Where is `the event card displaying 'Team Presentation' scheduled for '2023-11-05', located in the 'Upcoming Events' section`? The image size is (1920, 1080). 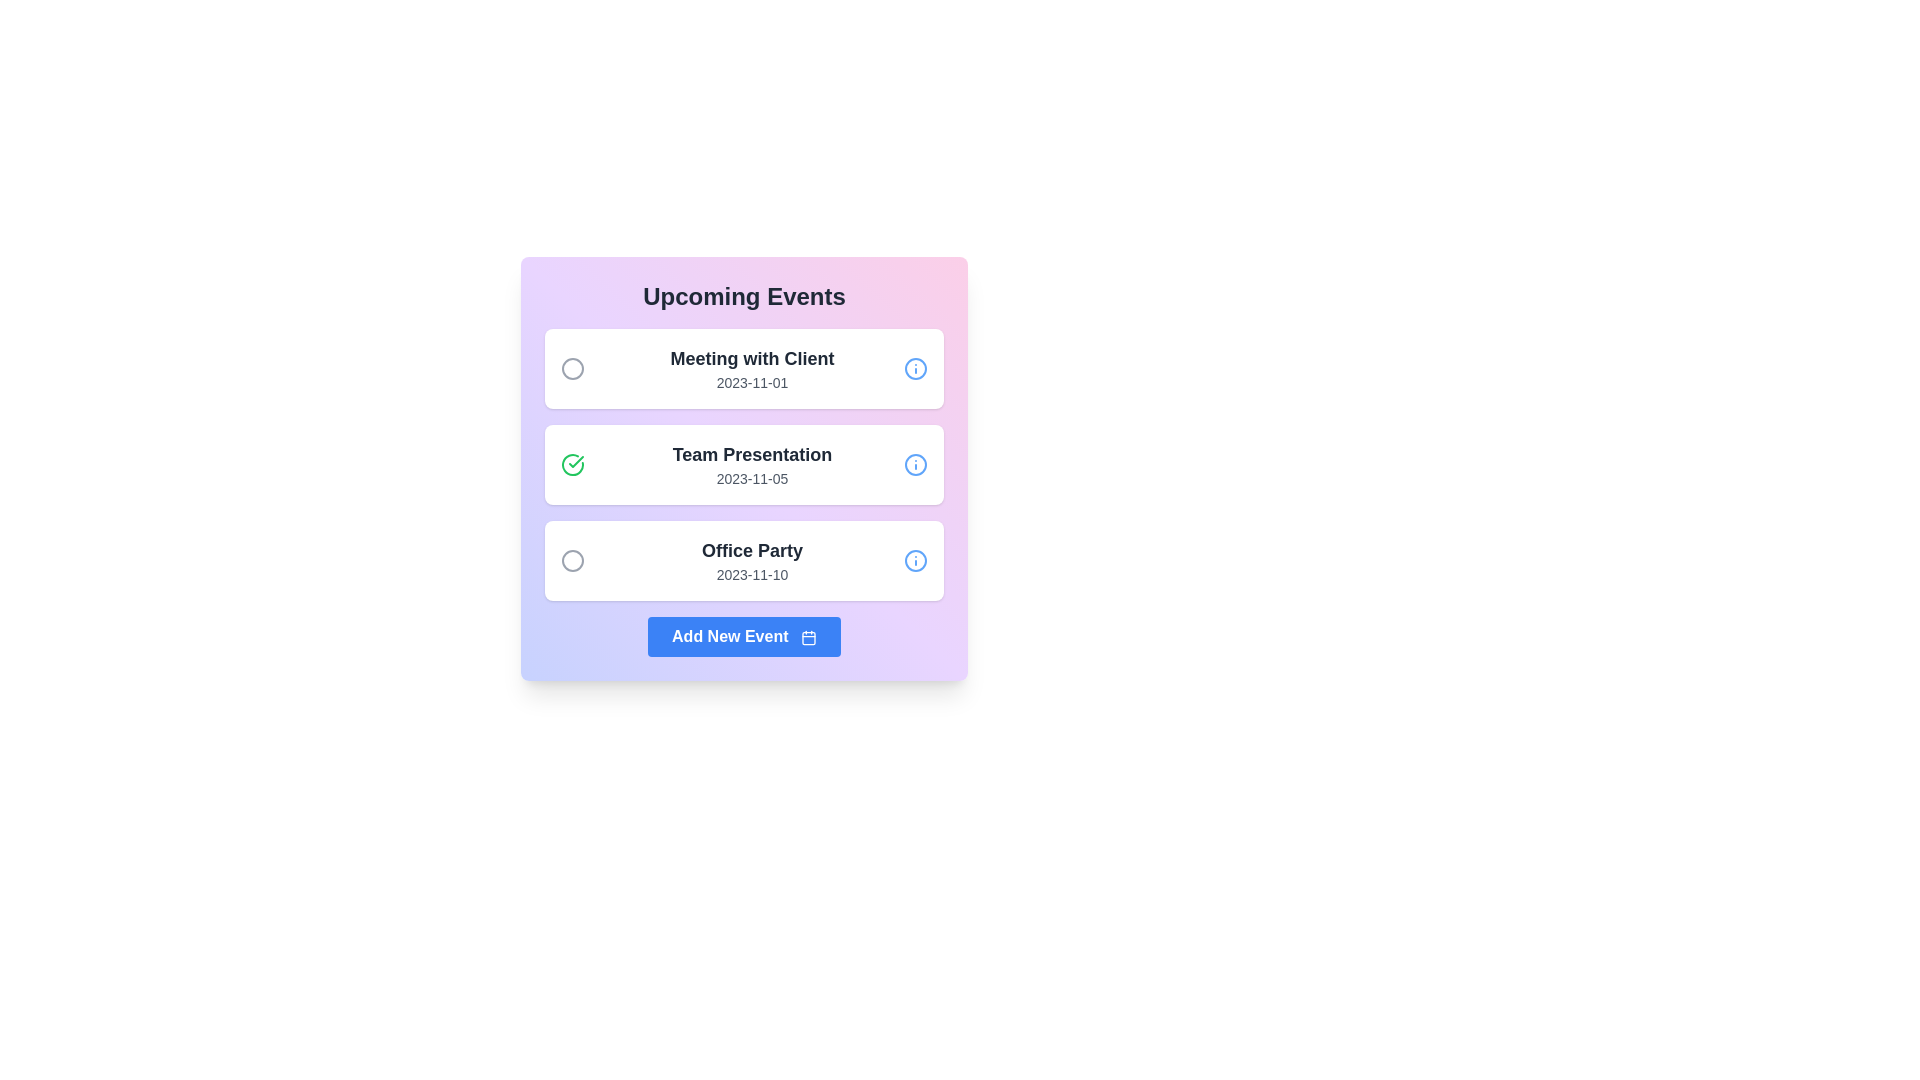 the event card displaying 'Team Presentation' scheduled for '2023-11-05', located in the 'Upcoming Events' section is located at coordinates (743, 465).